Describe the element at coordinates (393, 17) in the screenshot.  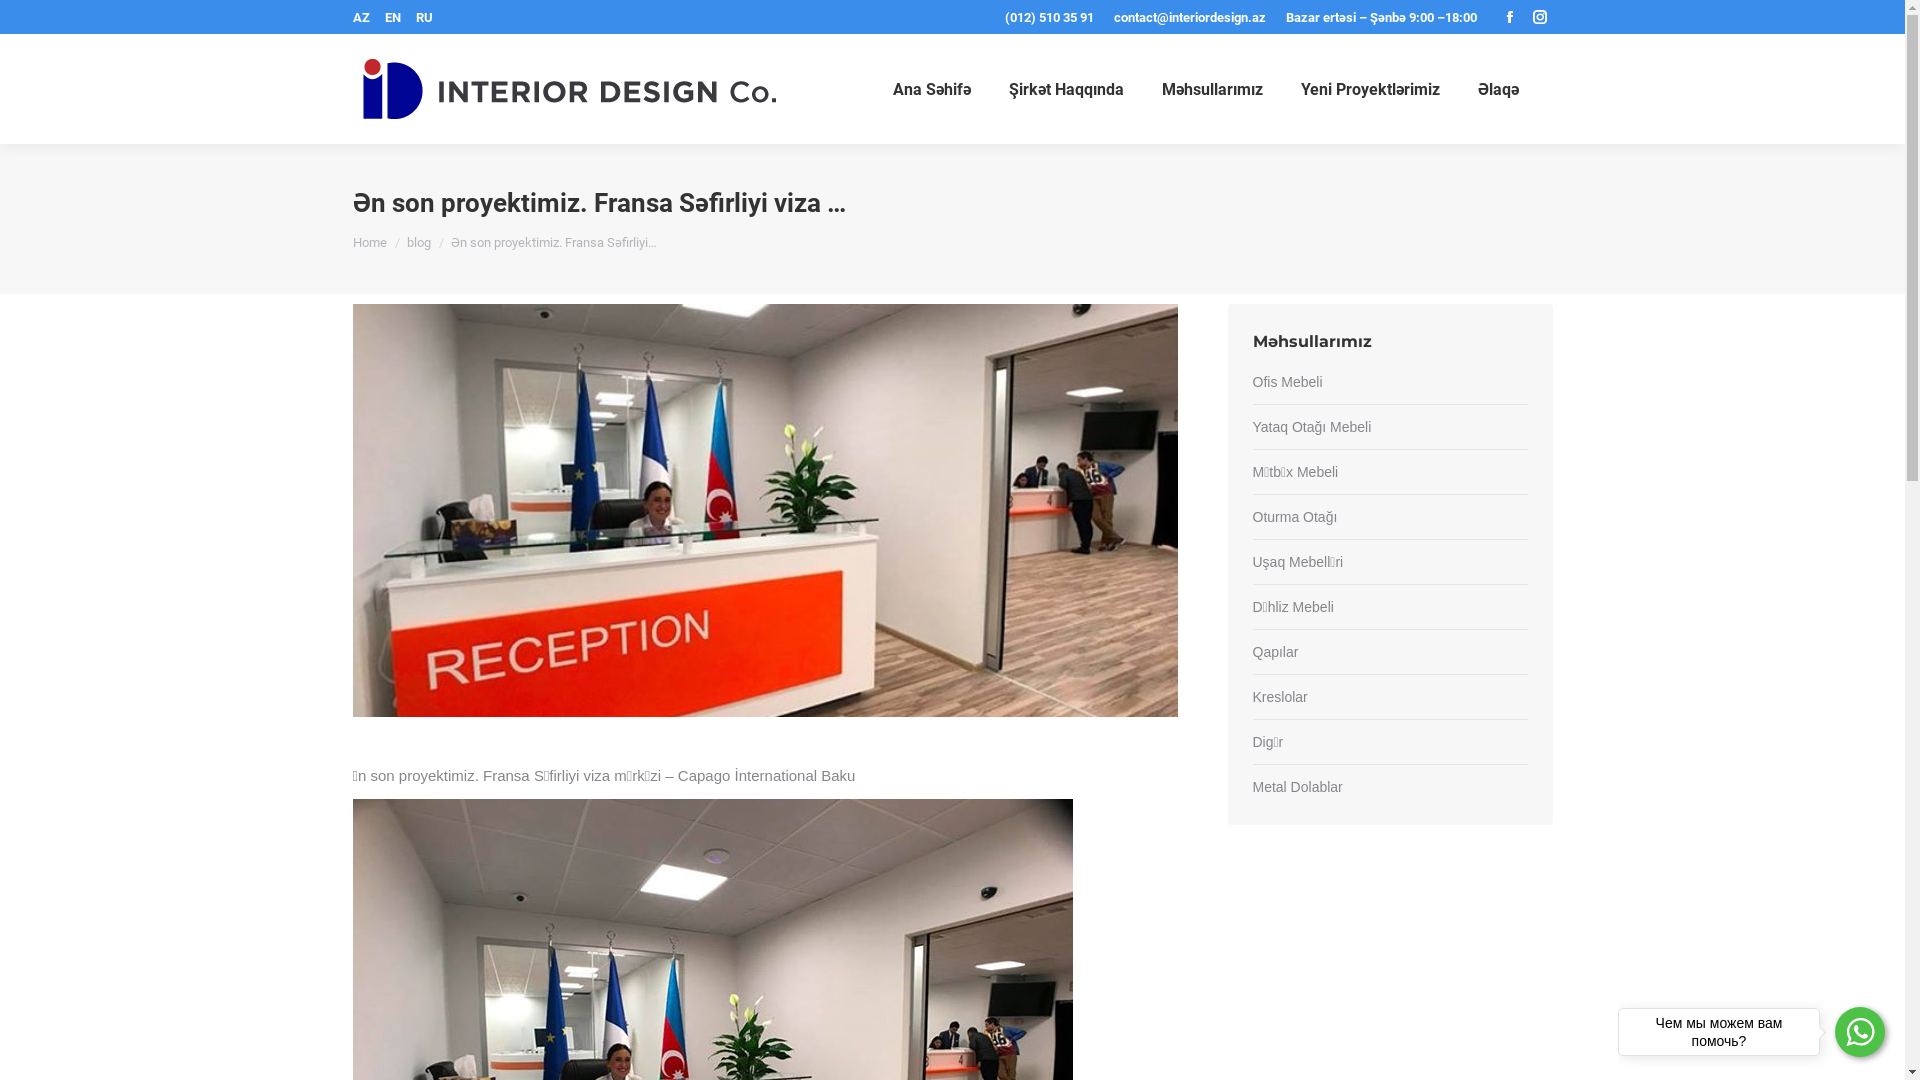
I see `'EN'` at that location.